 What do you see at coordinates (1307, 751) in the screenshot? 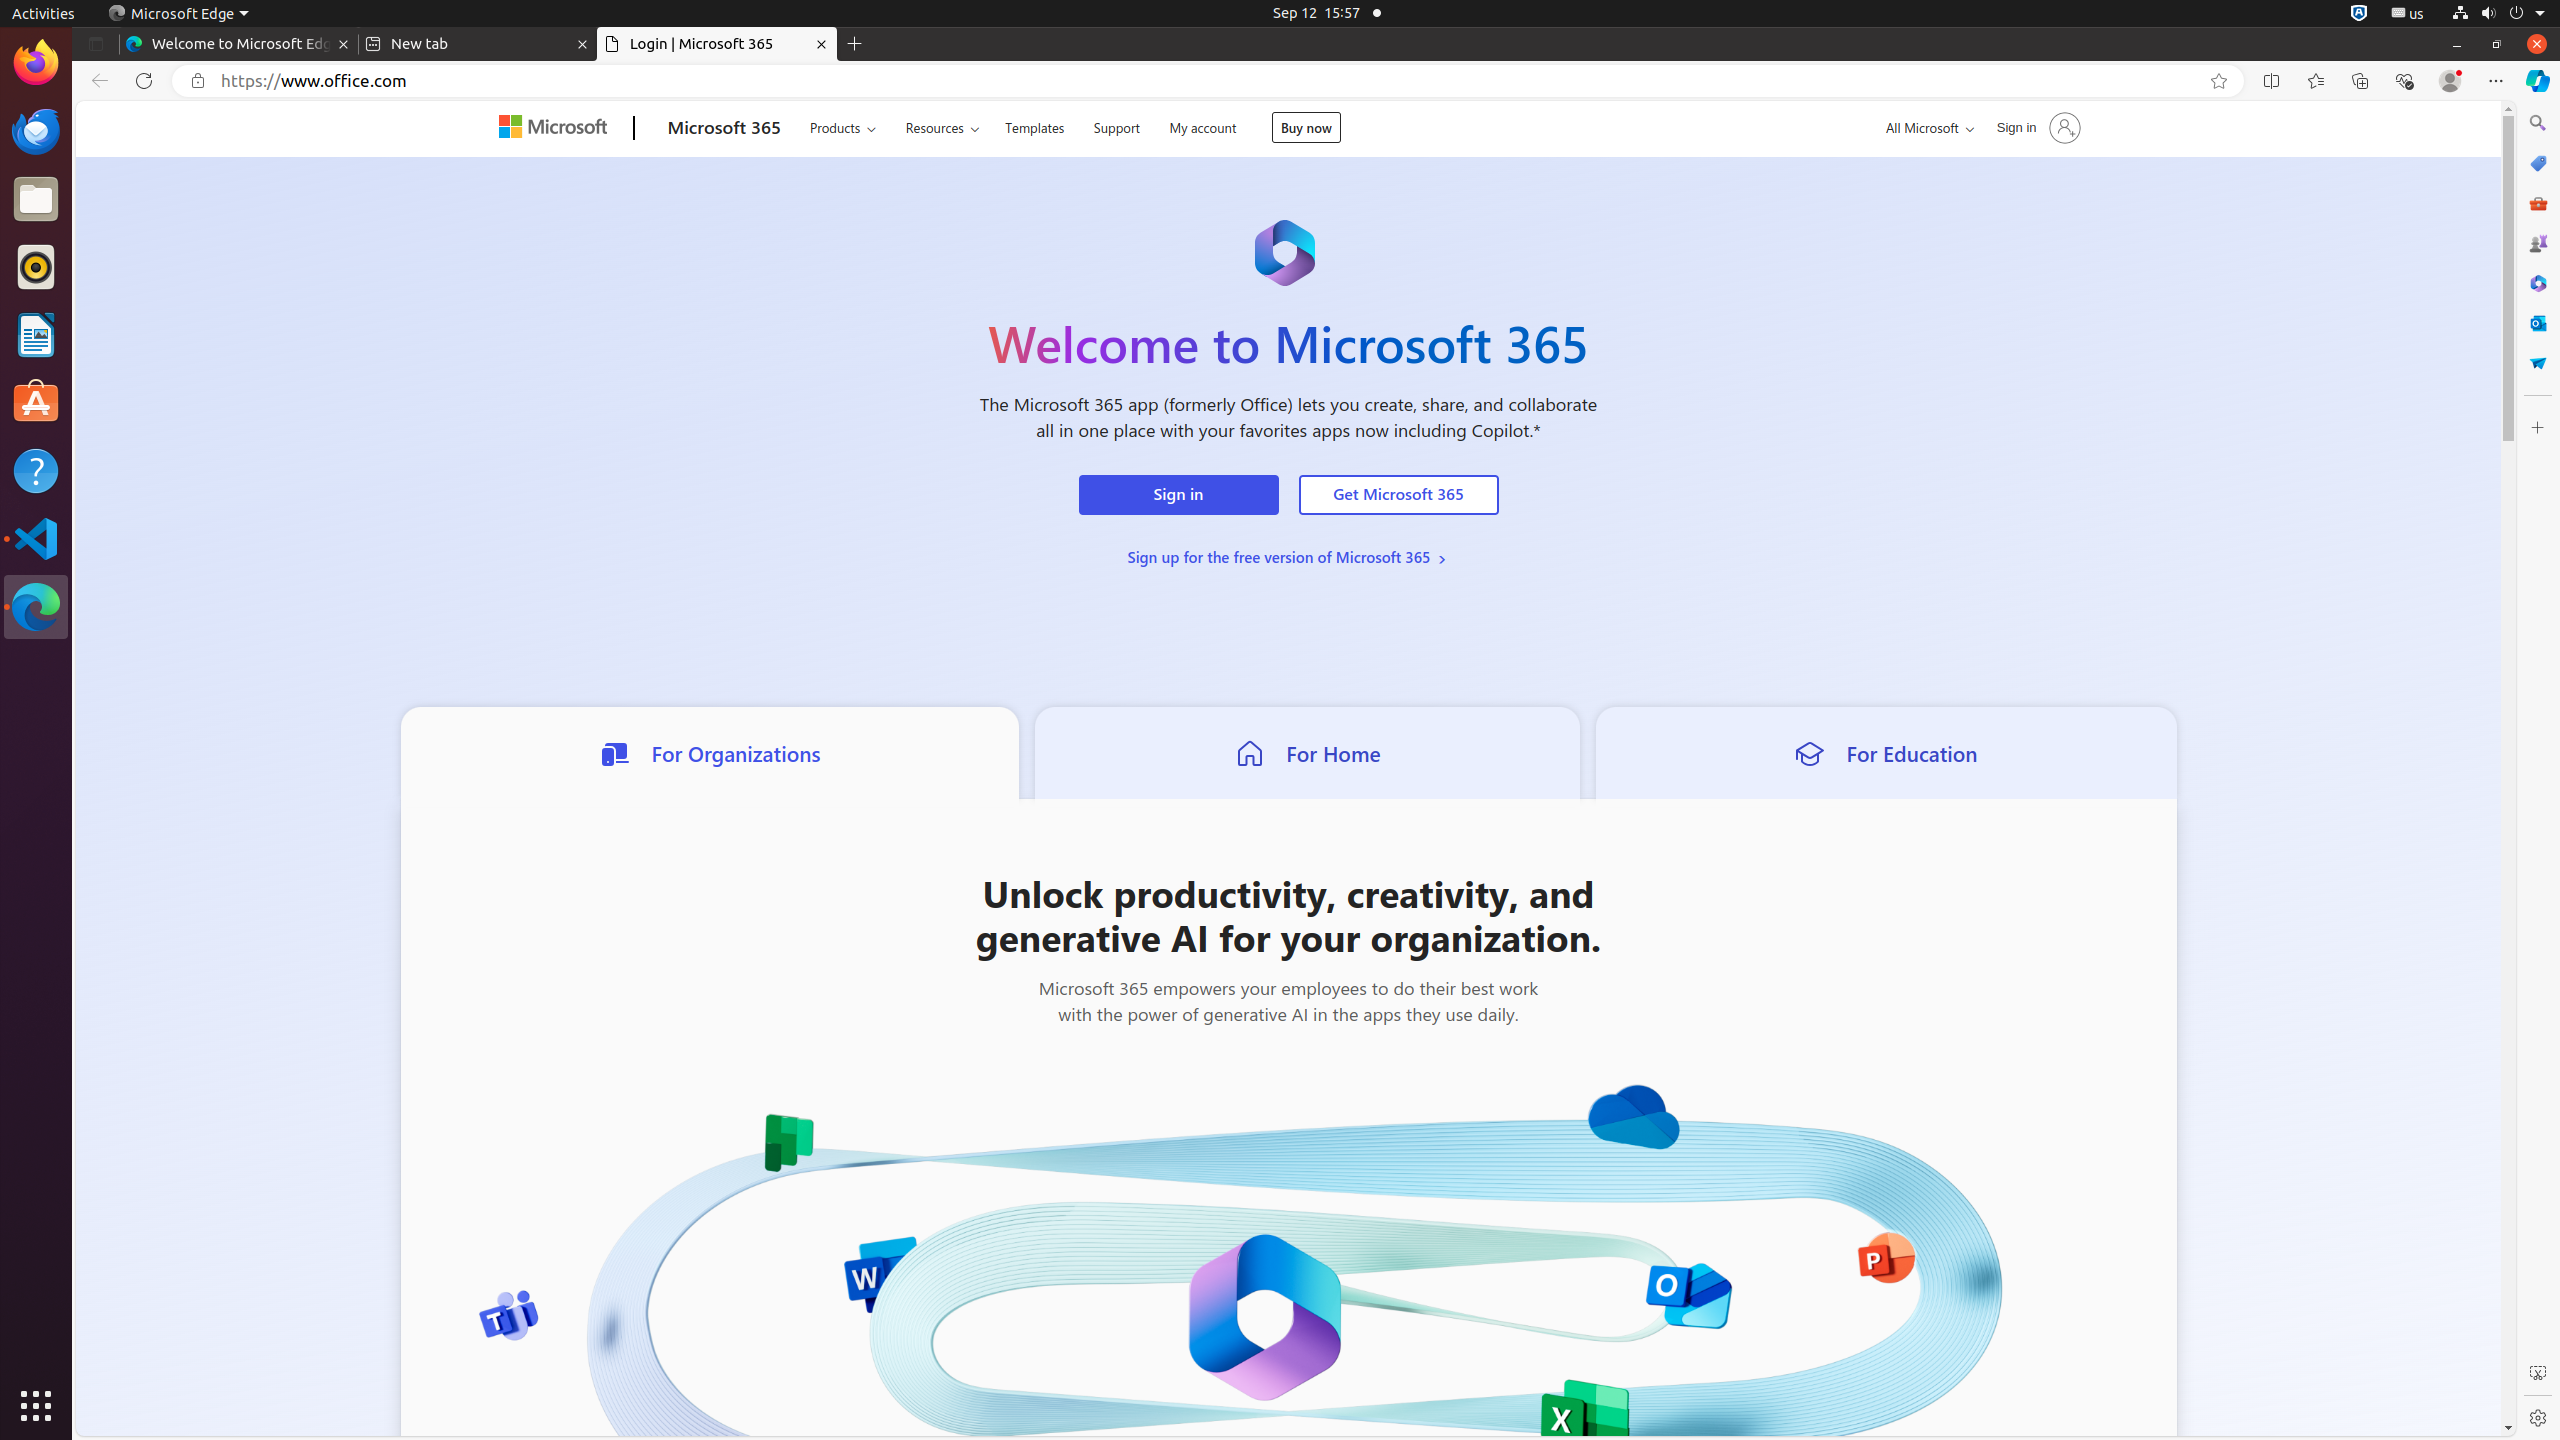
I see `'For Home'` at bounding box center [1307, 751].